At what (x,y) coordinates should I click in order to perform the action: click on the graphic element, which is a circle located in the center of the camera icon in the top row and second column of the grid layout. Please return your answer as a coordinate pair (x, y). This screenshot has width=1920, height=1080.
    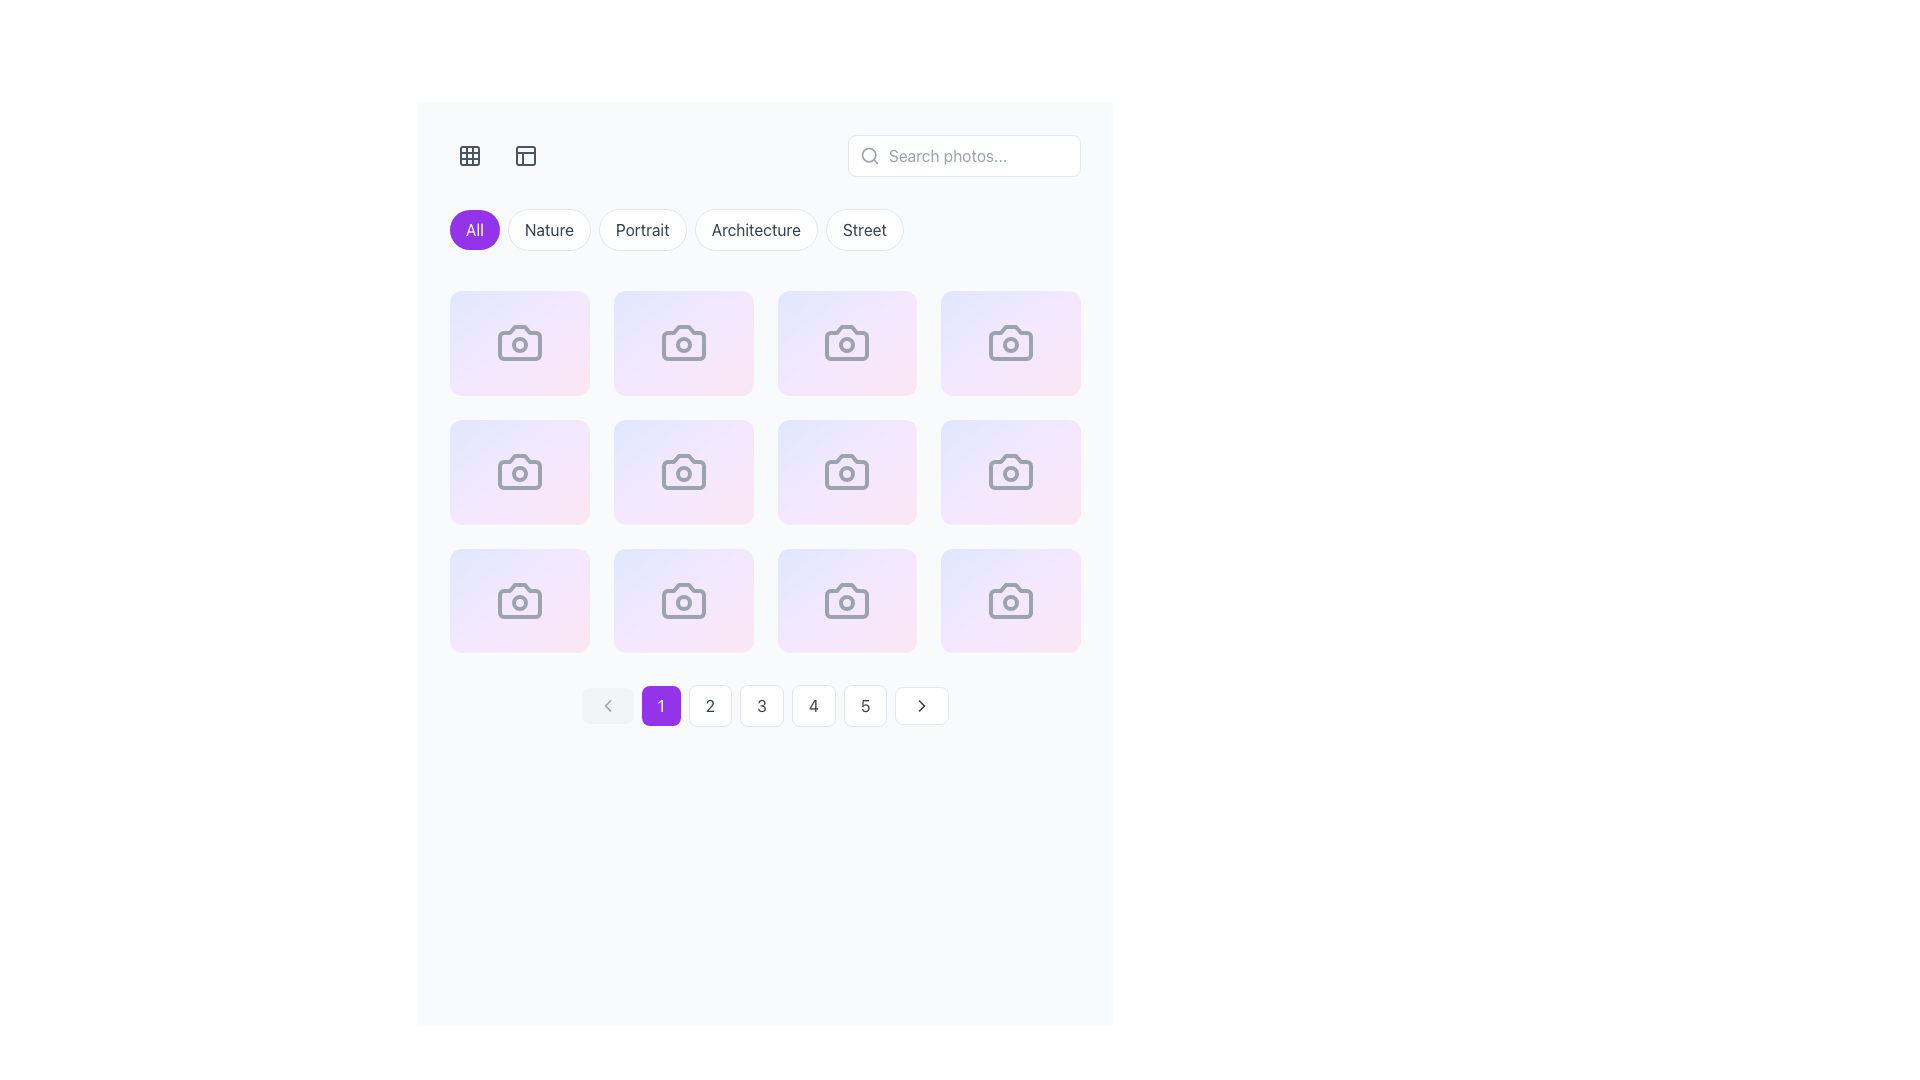
    Looking at the image, I should click on (683, 344).